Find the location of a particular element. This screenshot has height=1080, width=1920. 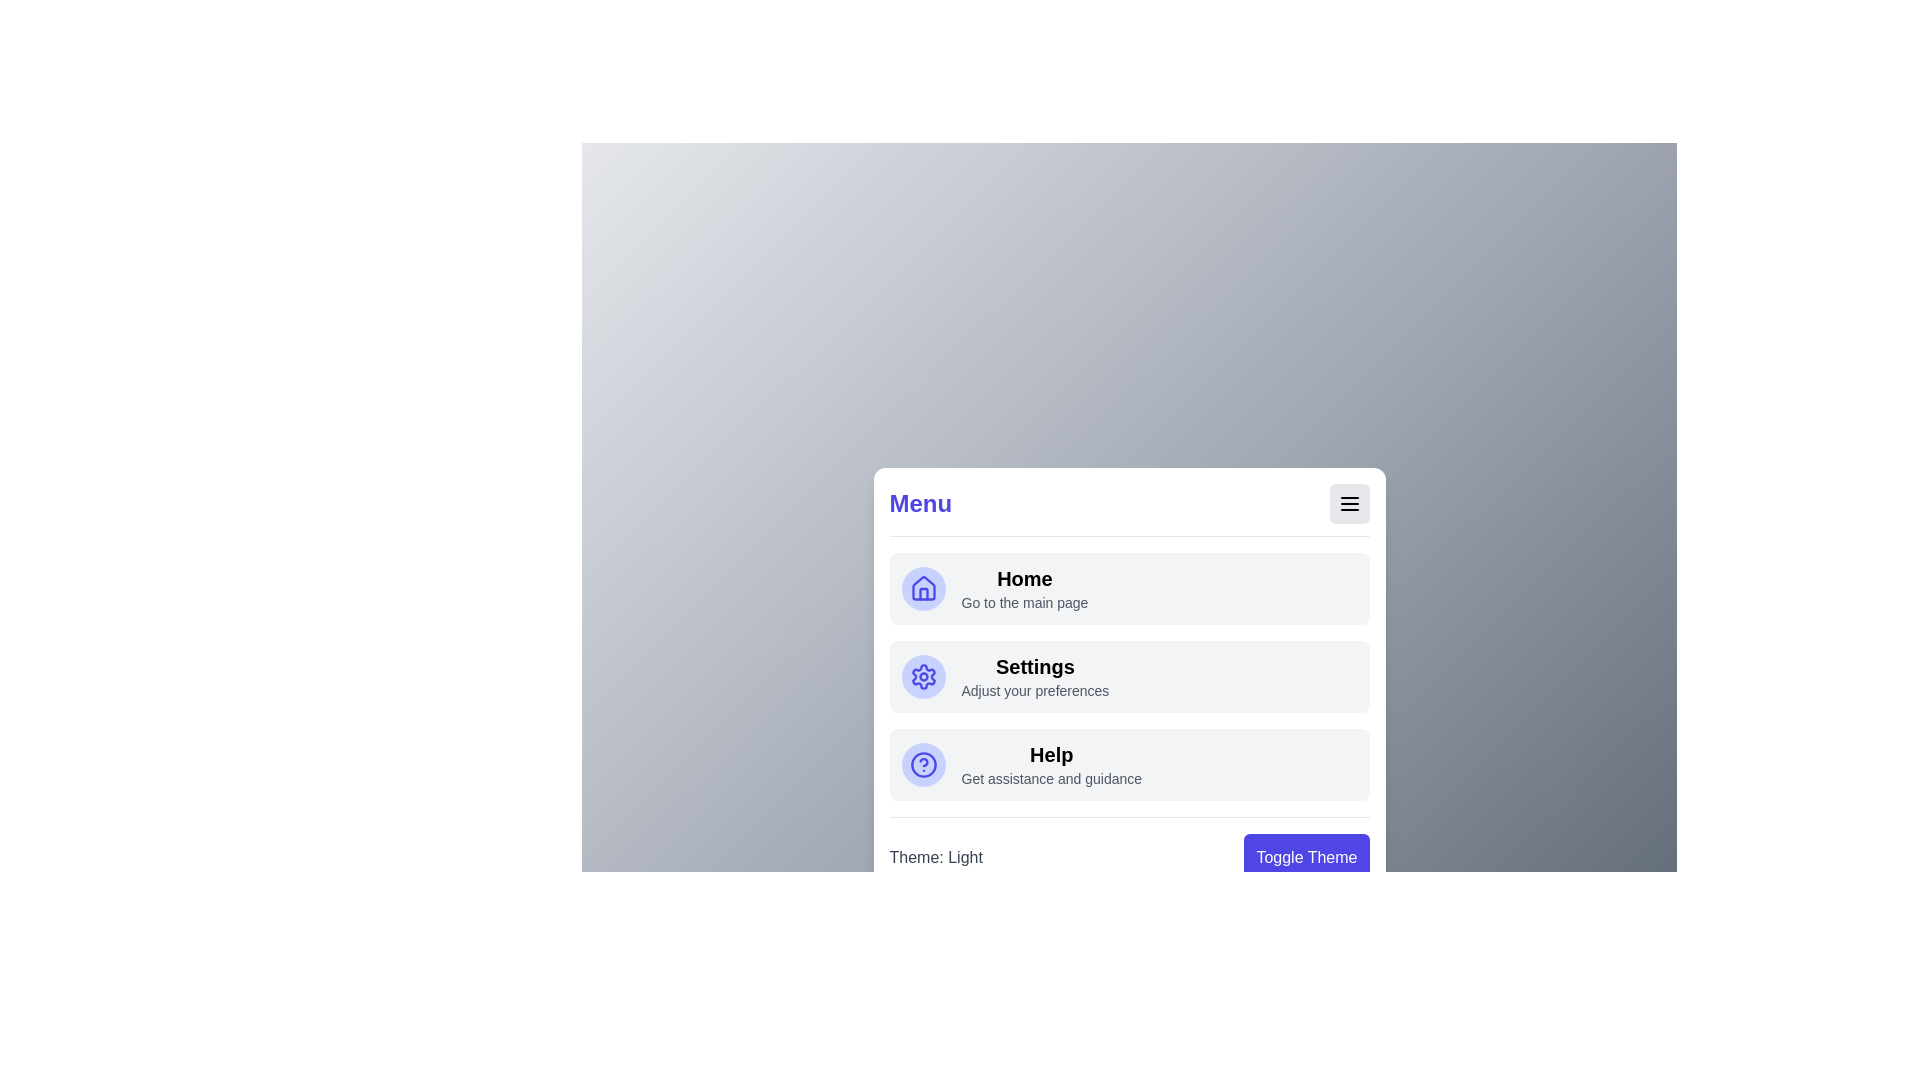

the 'Toggle Theme' button to toggle the theme is located at coordinates (1306, 856).